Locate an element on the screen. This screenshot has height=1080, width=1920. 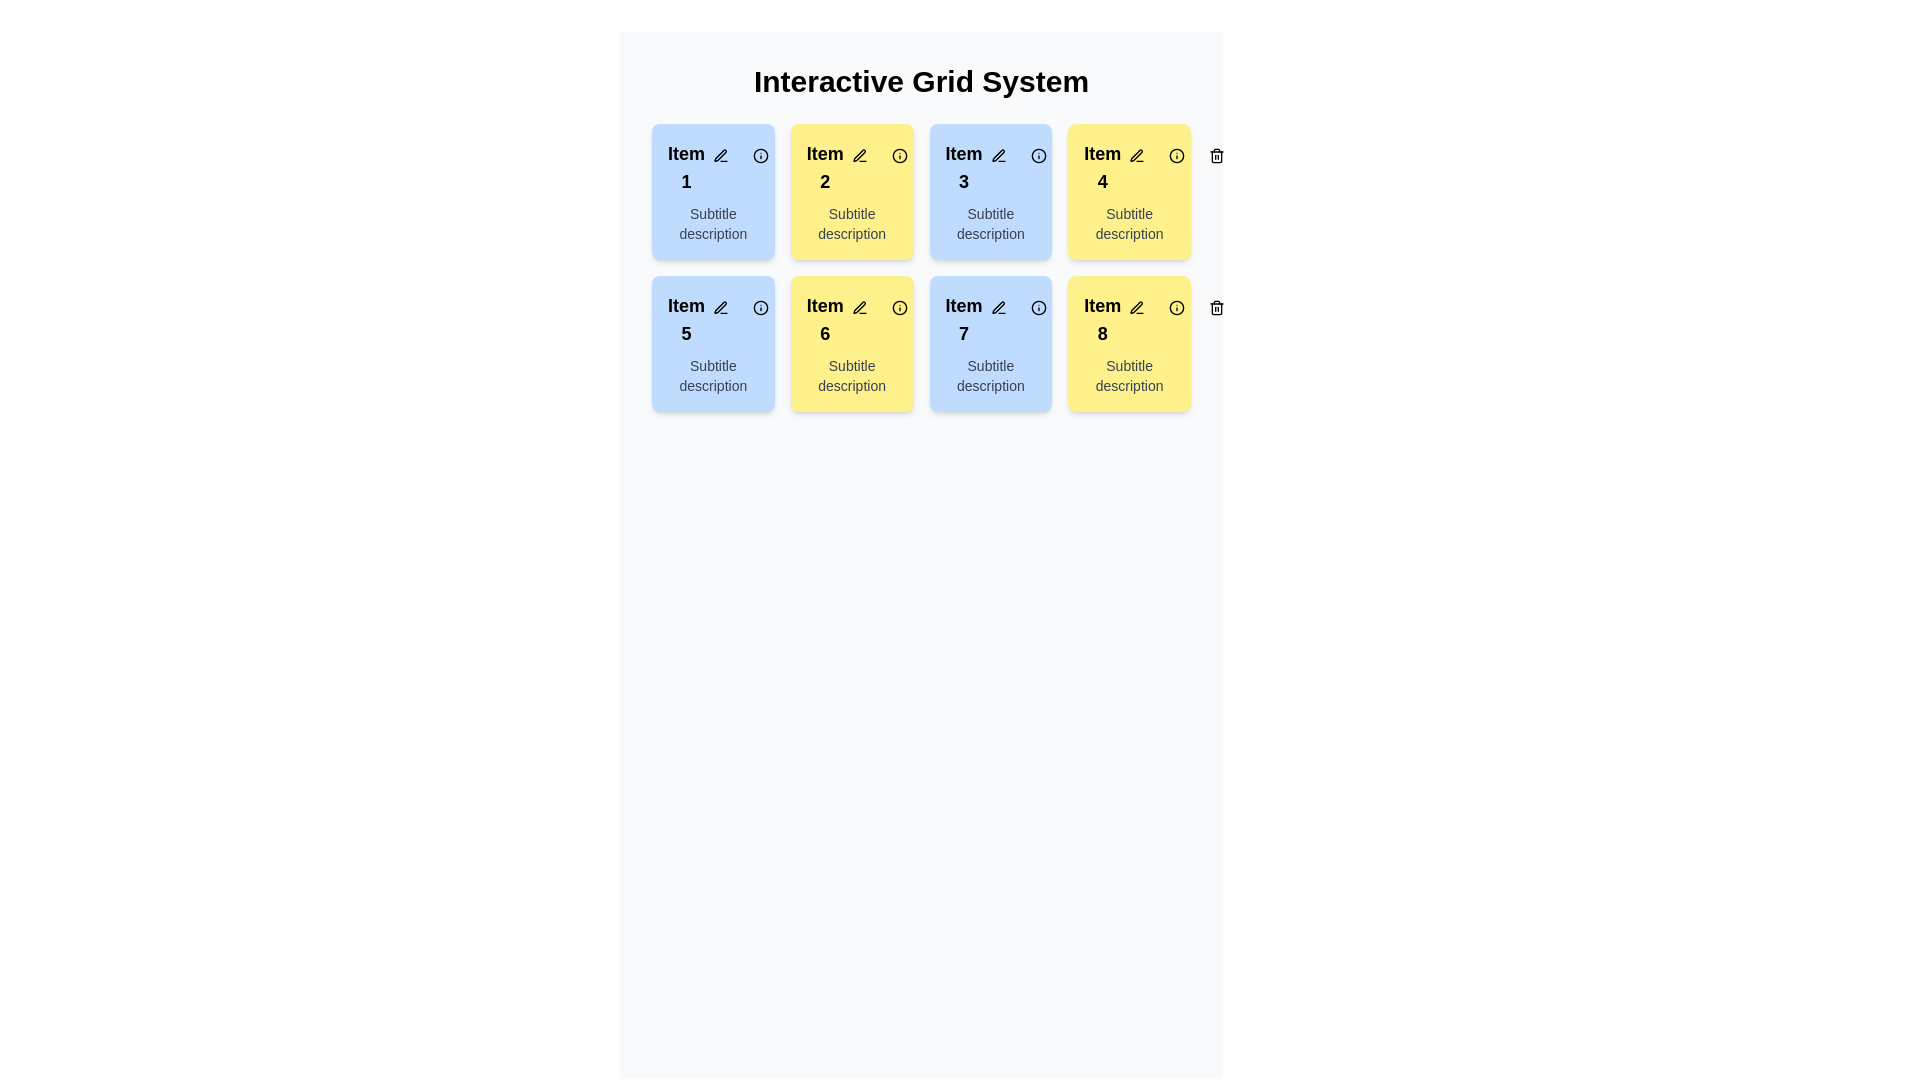
the circular part of the information icon located in the top-left card labeled 'Item 1' with a light blue background is located at coordinates (760, 154).